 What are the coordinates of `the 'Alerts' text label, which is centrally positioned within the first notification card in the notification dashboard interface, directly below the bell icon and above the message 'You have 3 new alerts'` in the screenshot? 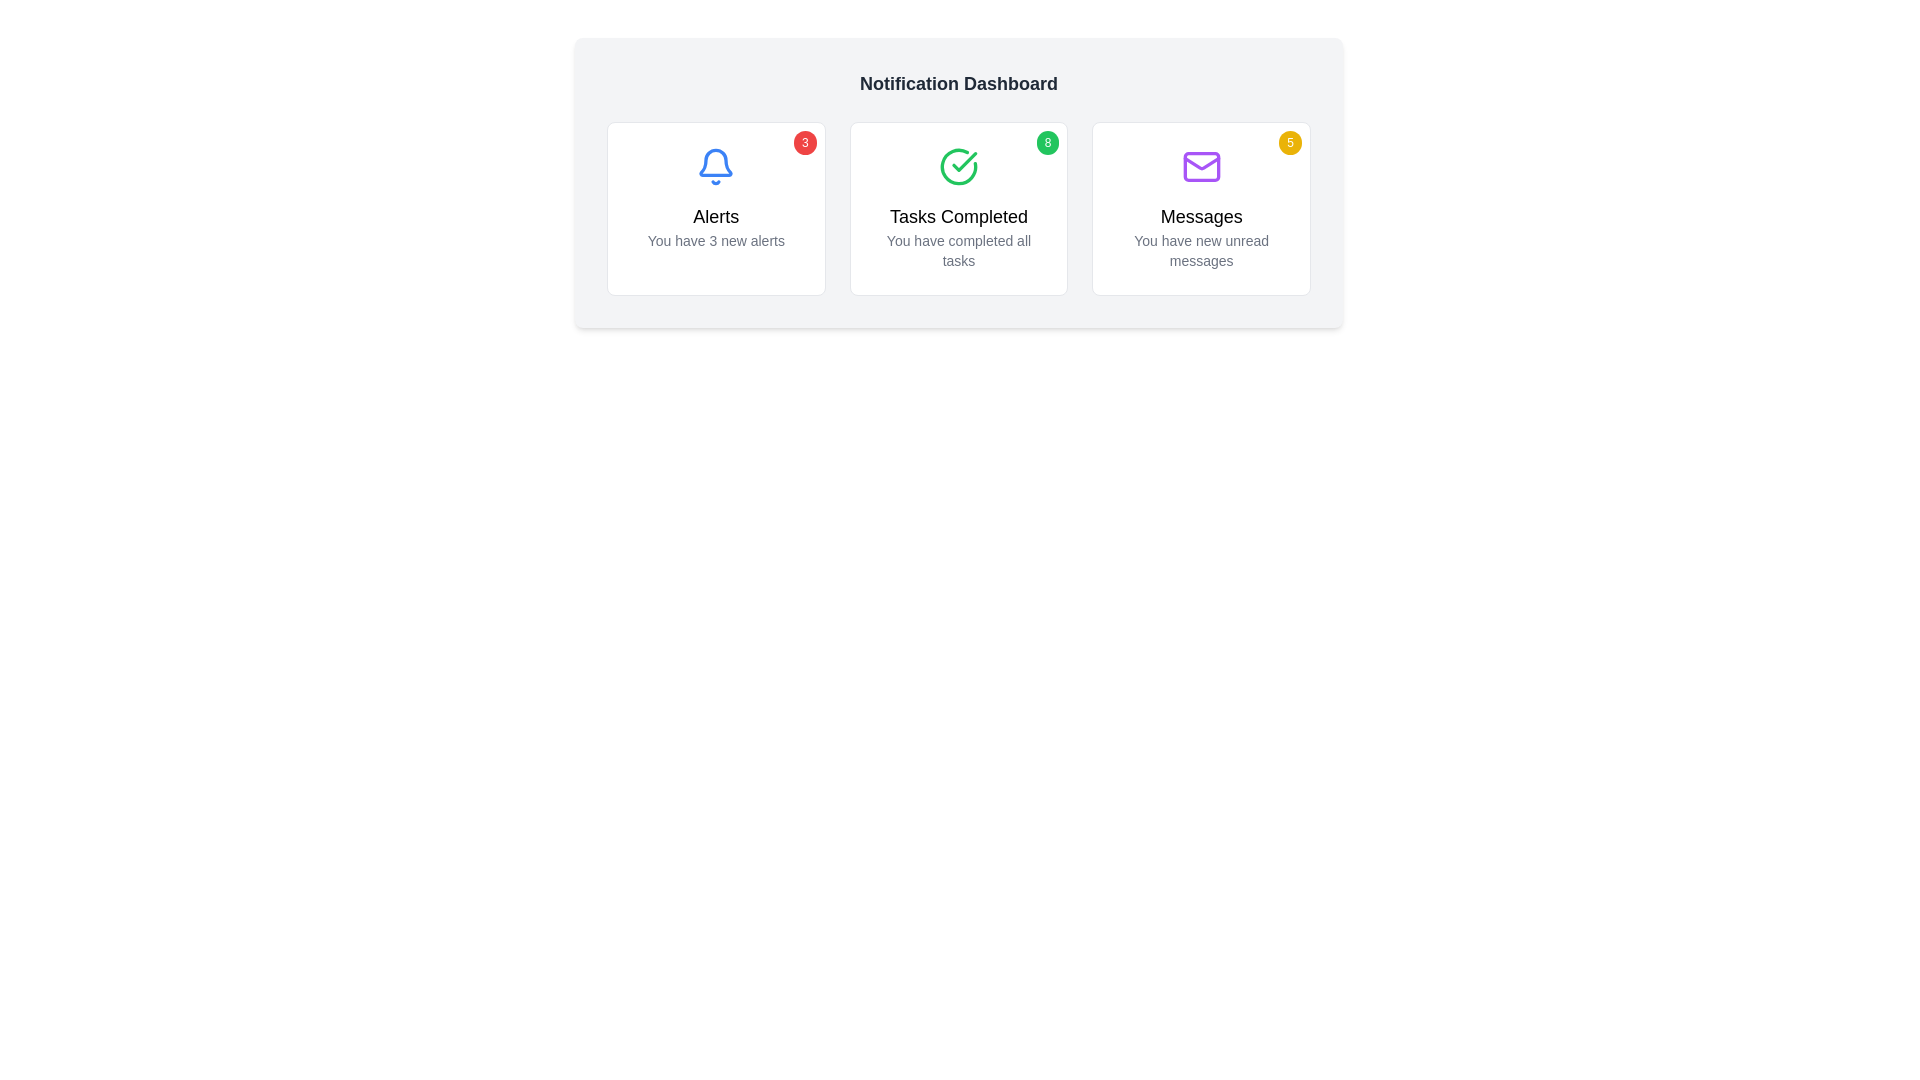 It's located at (716, 216).